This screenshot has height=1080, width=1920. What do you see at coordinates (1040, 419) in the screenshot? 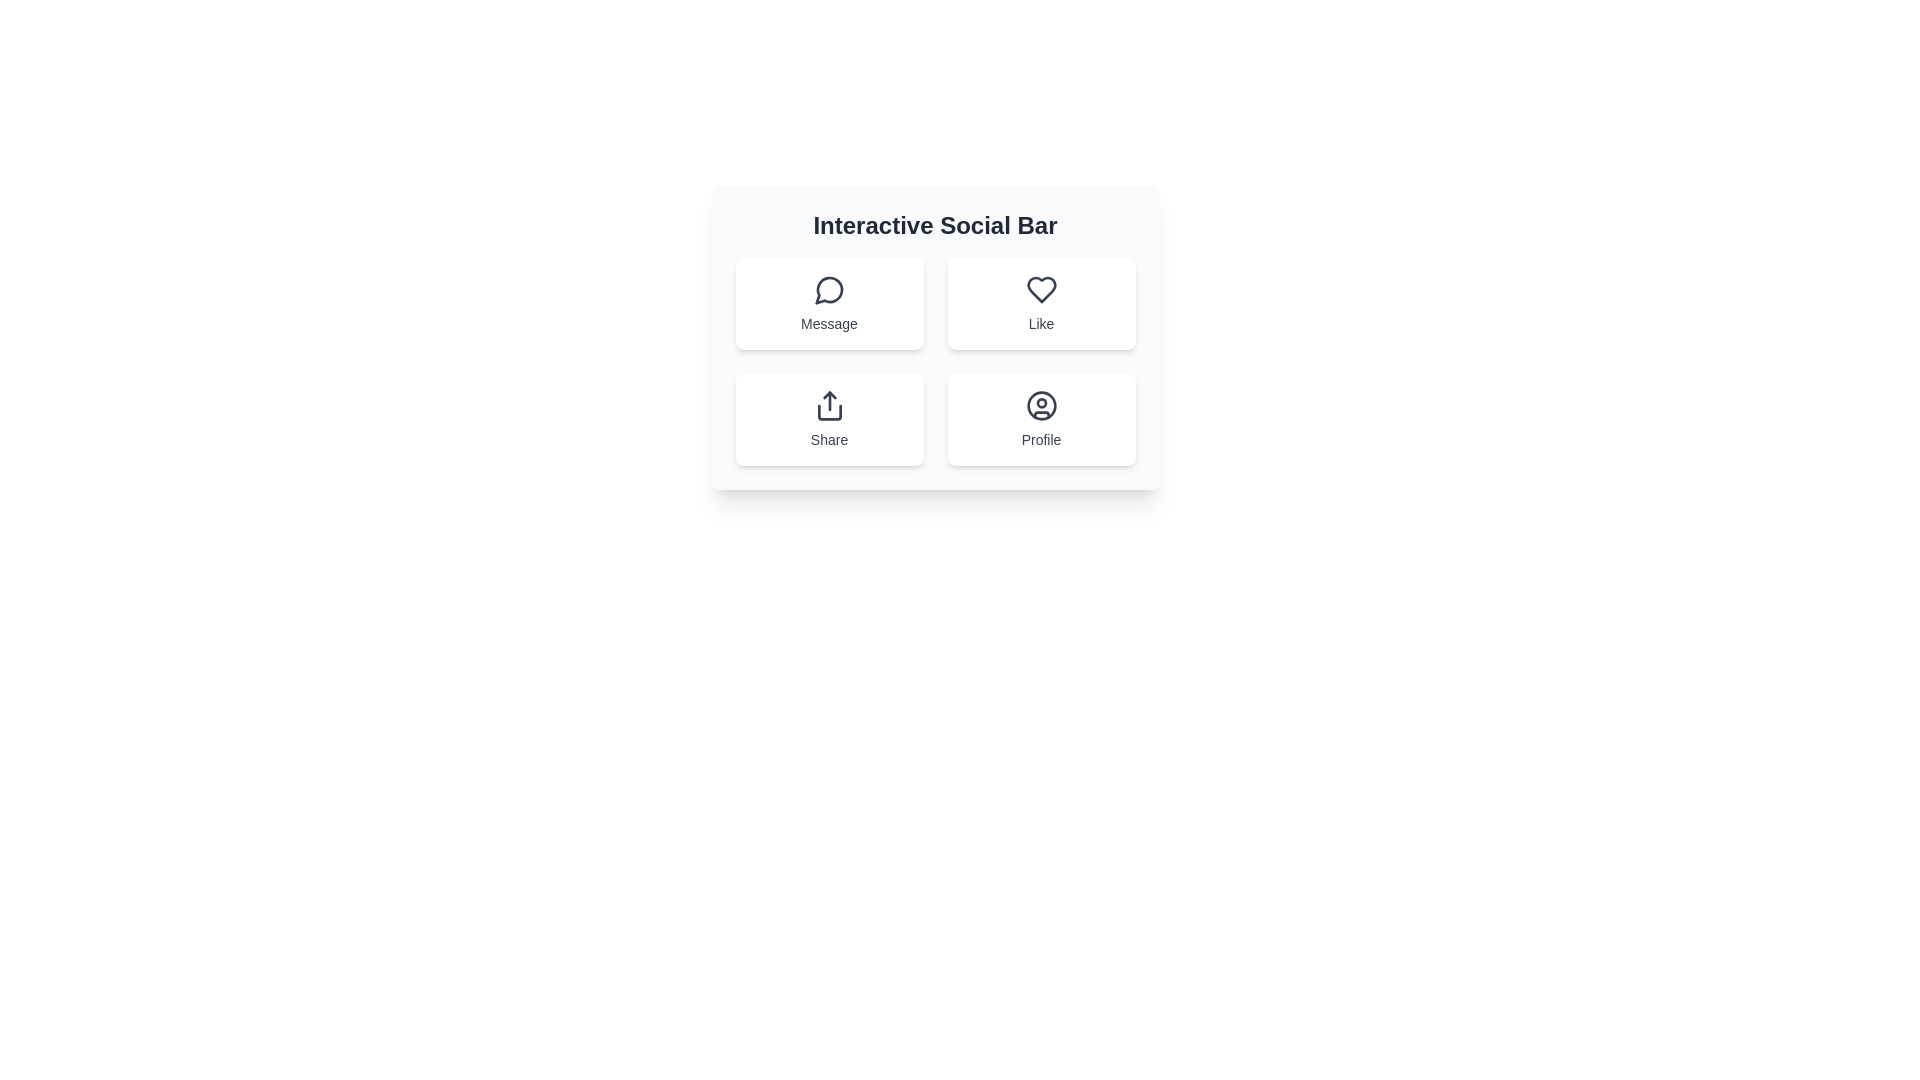
I see `the profile navigation button located in the bottom-right position of the grid layout, which triggers hover effects` at bounding box center [1040, 419].